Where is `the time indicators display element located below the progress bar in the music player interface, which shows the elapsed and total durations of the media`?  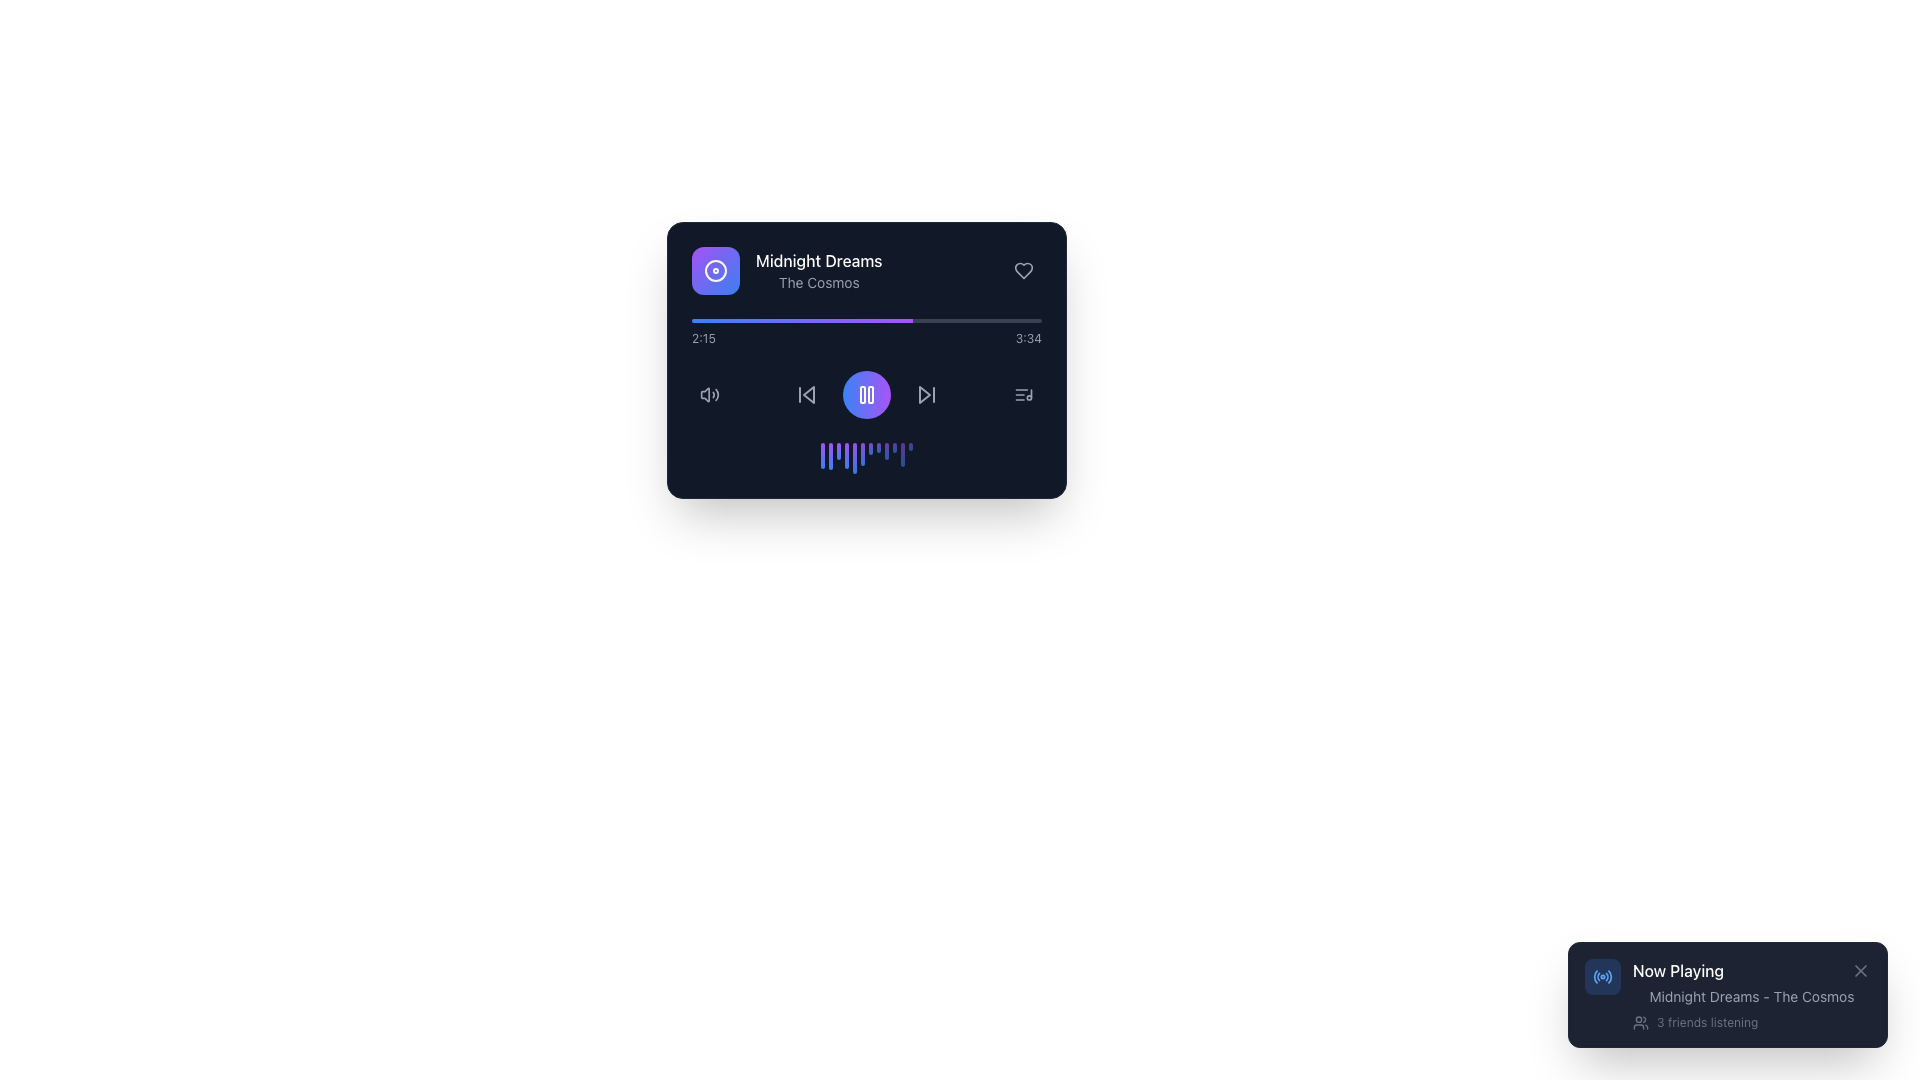 the time indicators display element located below the progress bar in the music player interface, which shows the elapsed and total durations of the media is located at coordinates (867, 338).